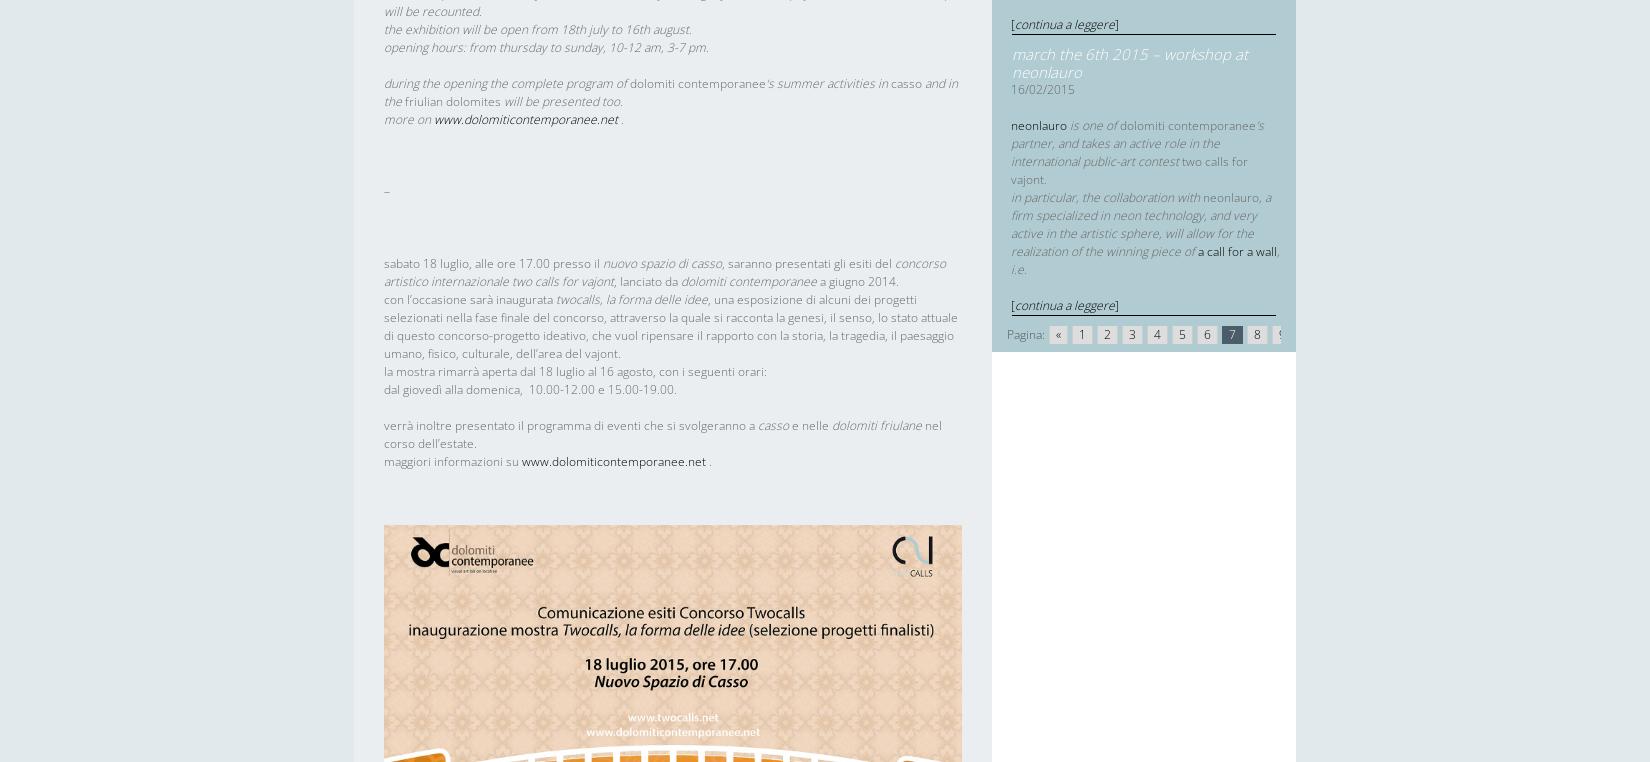 This screenshot has width=1650, height=762. I want to click on 'Verrà inoltre presentato il programma di eventi che si svolgeranno a', so click(570, 424).